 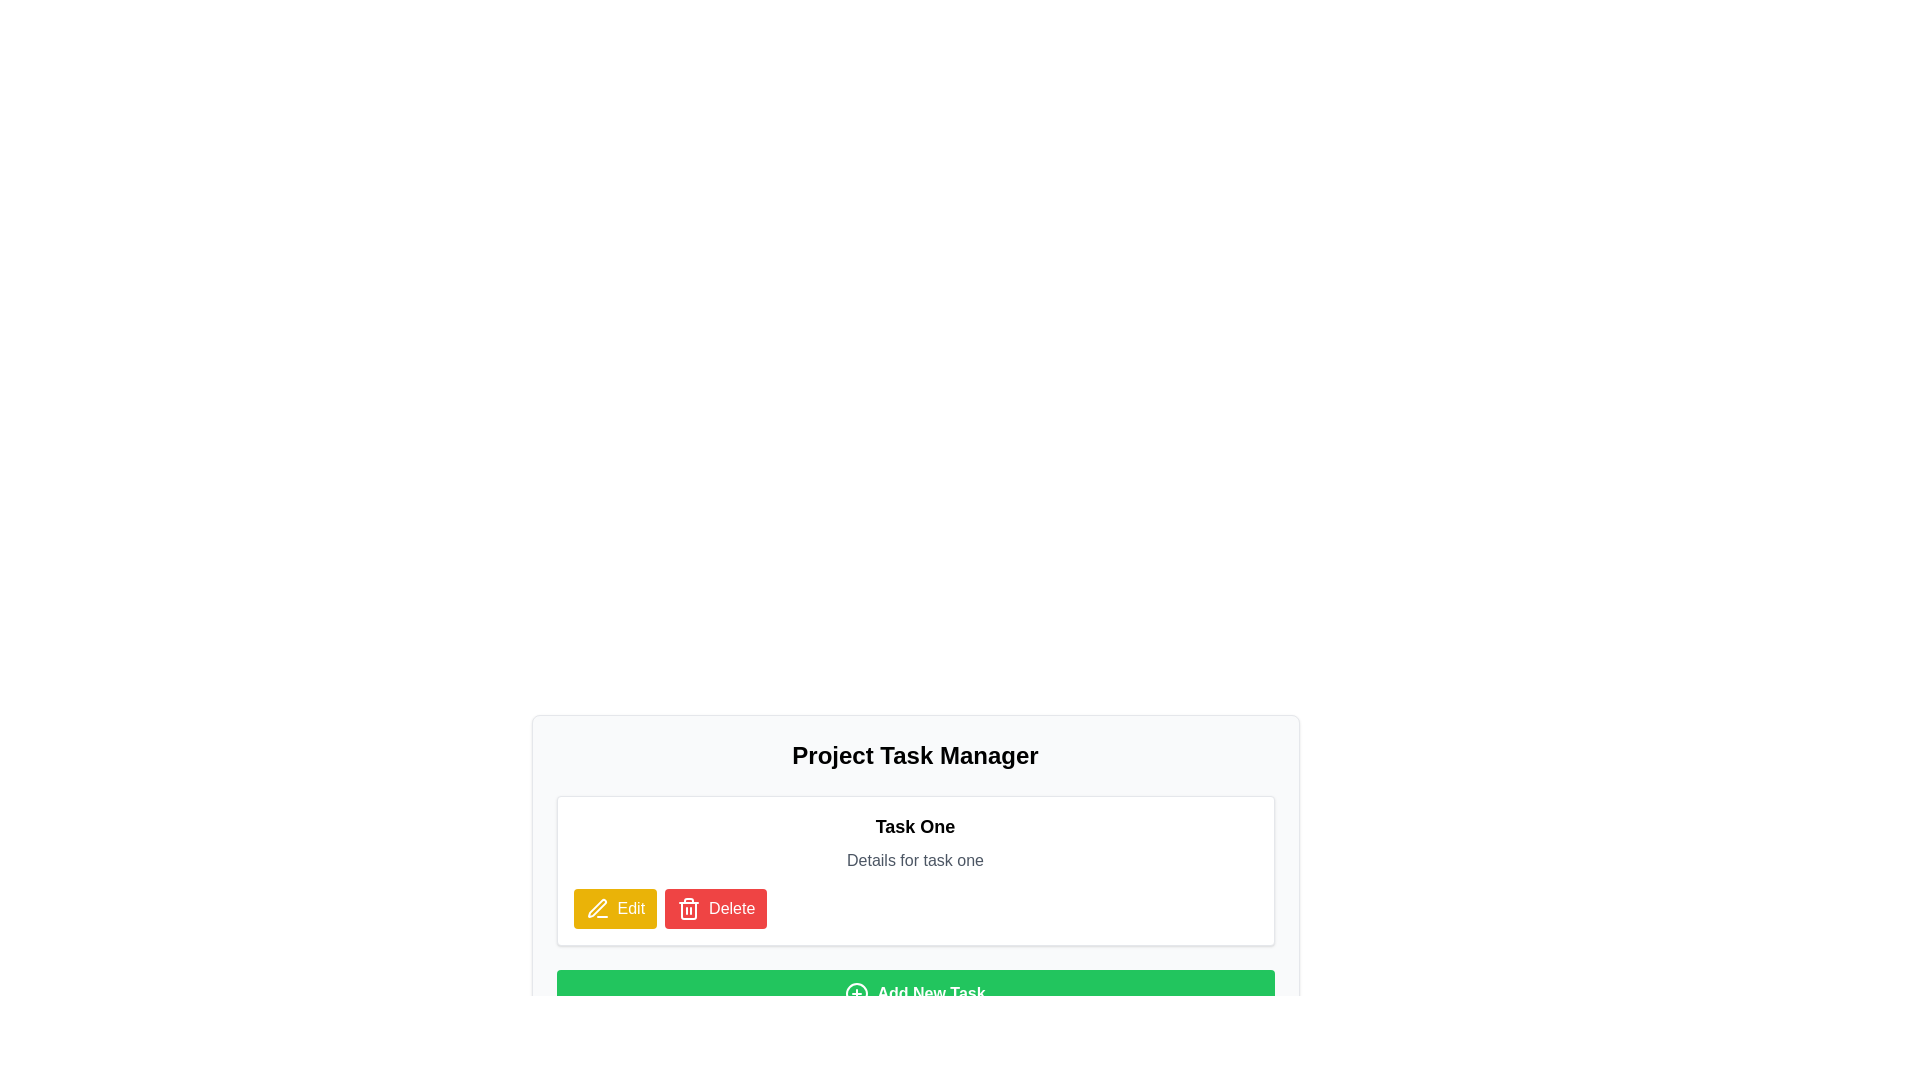 I want to click on the outer circle of the 'plus inside a circle' icon, which is adjacent to the 'Add New Task' button, so click(x=857, y=994).